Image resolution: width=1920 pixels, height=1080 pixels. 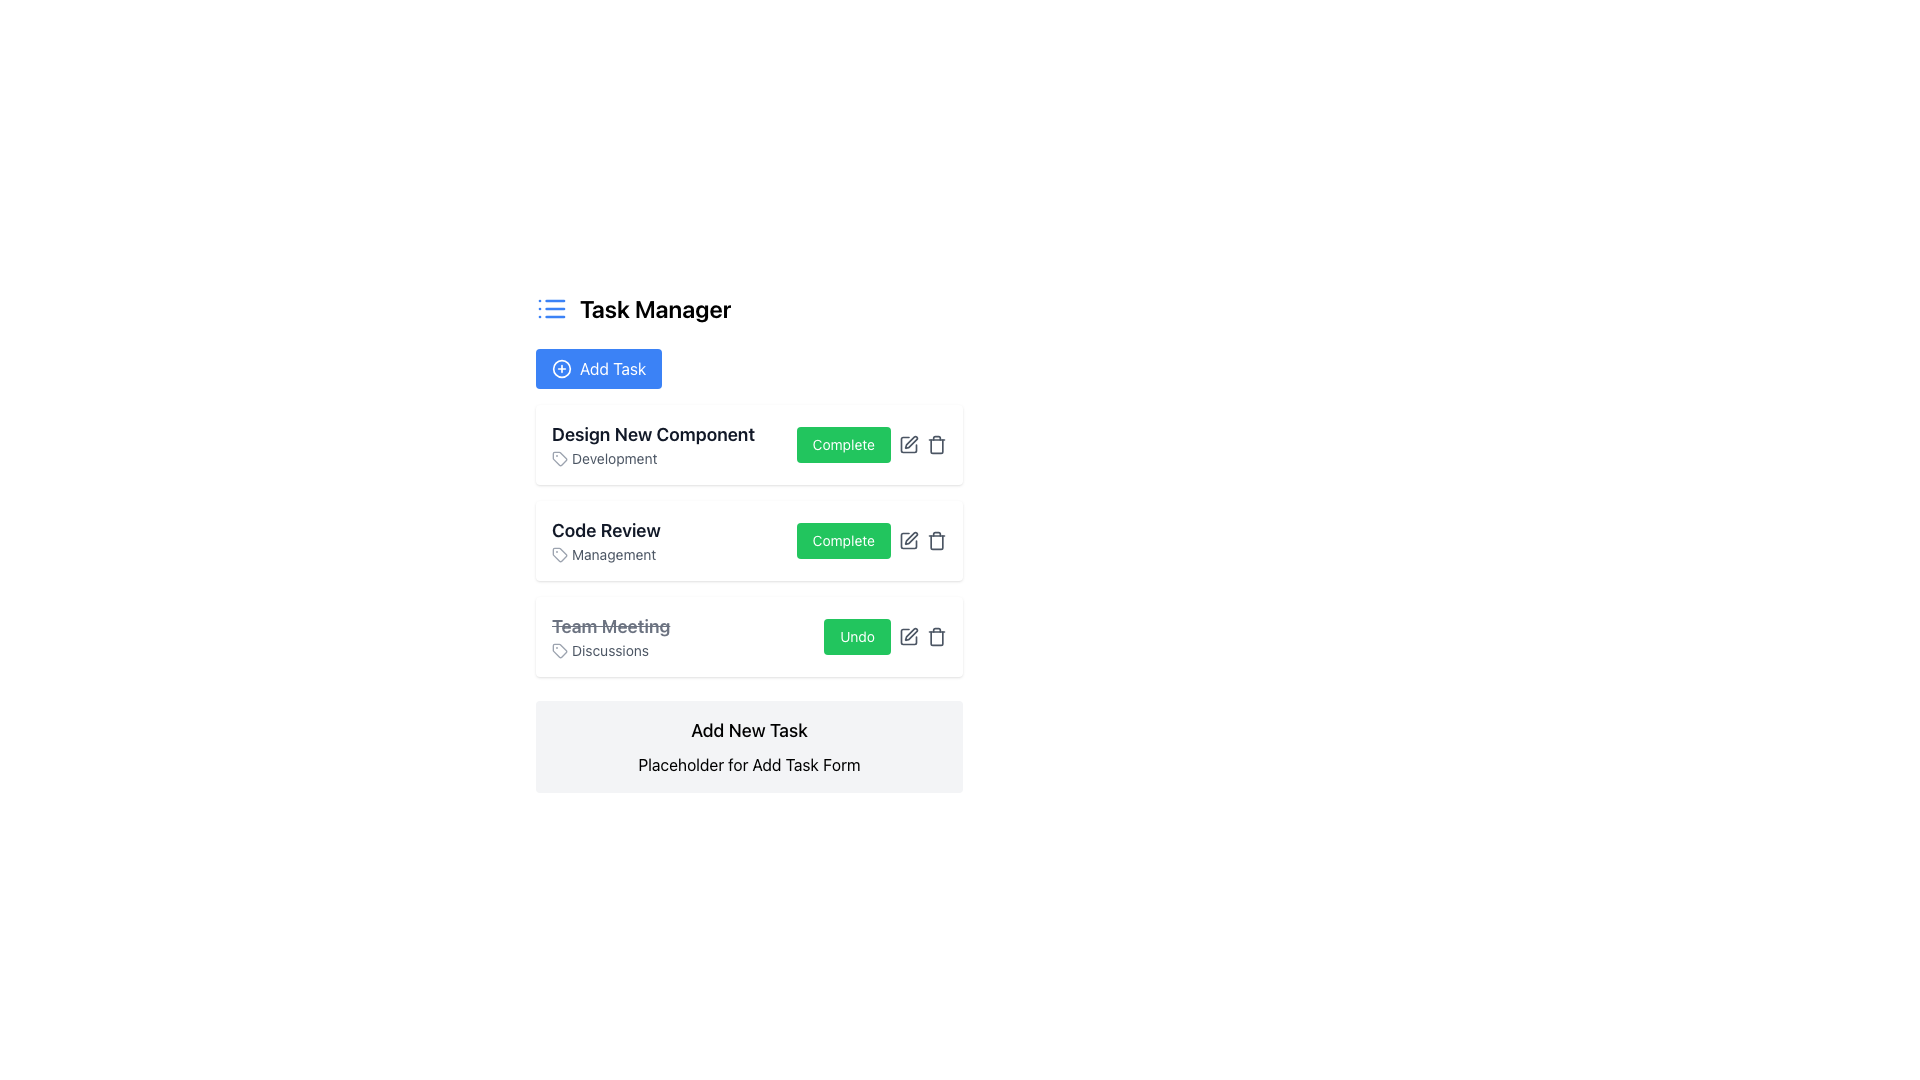 I want to click on the text label displaying 'Add New Task', which is centrally aligned and positioned above the placeholder text in the 'Placeholder for Add Task Form' section, so click(x=748, y=731).